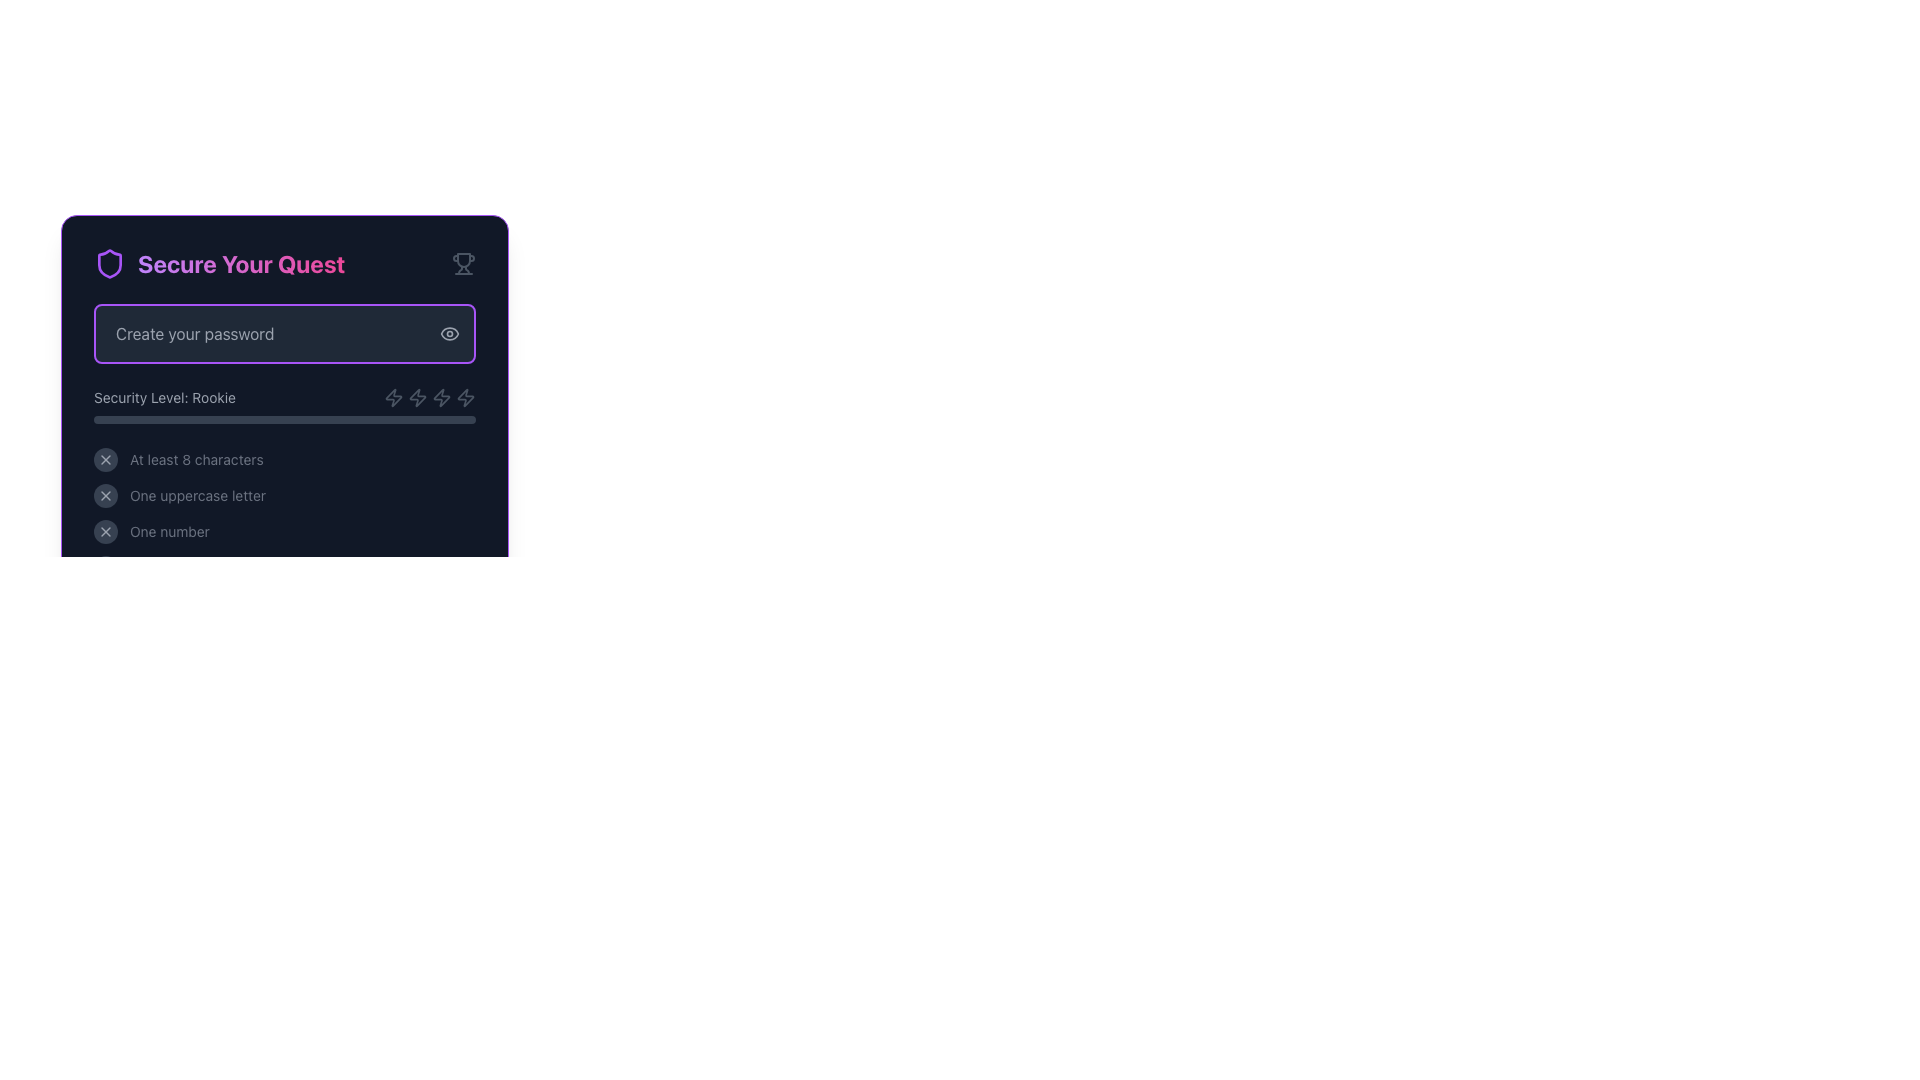  I want to click on the static text header indicating the theme of securing something, positioned above the 'Create your password' input field, so click(283, 262).